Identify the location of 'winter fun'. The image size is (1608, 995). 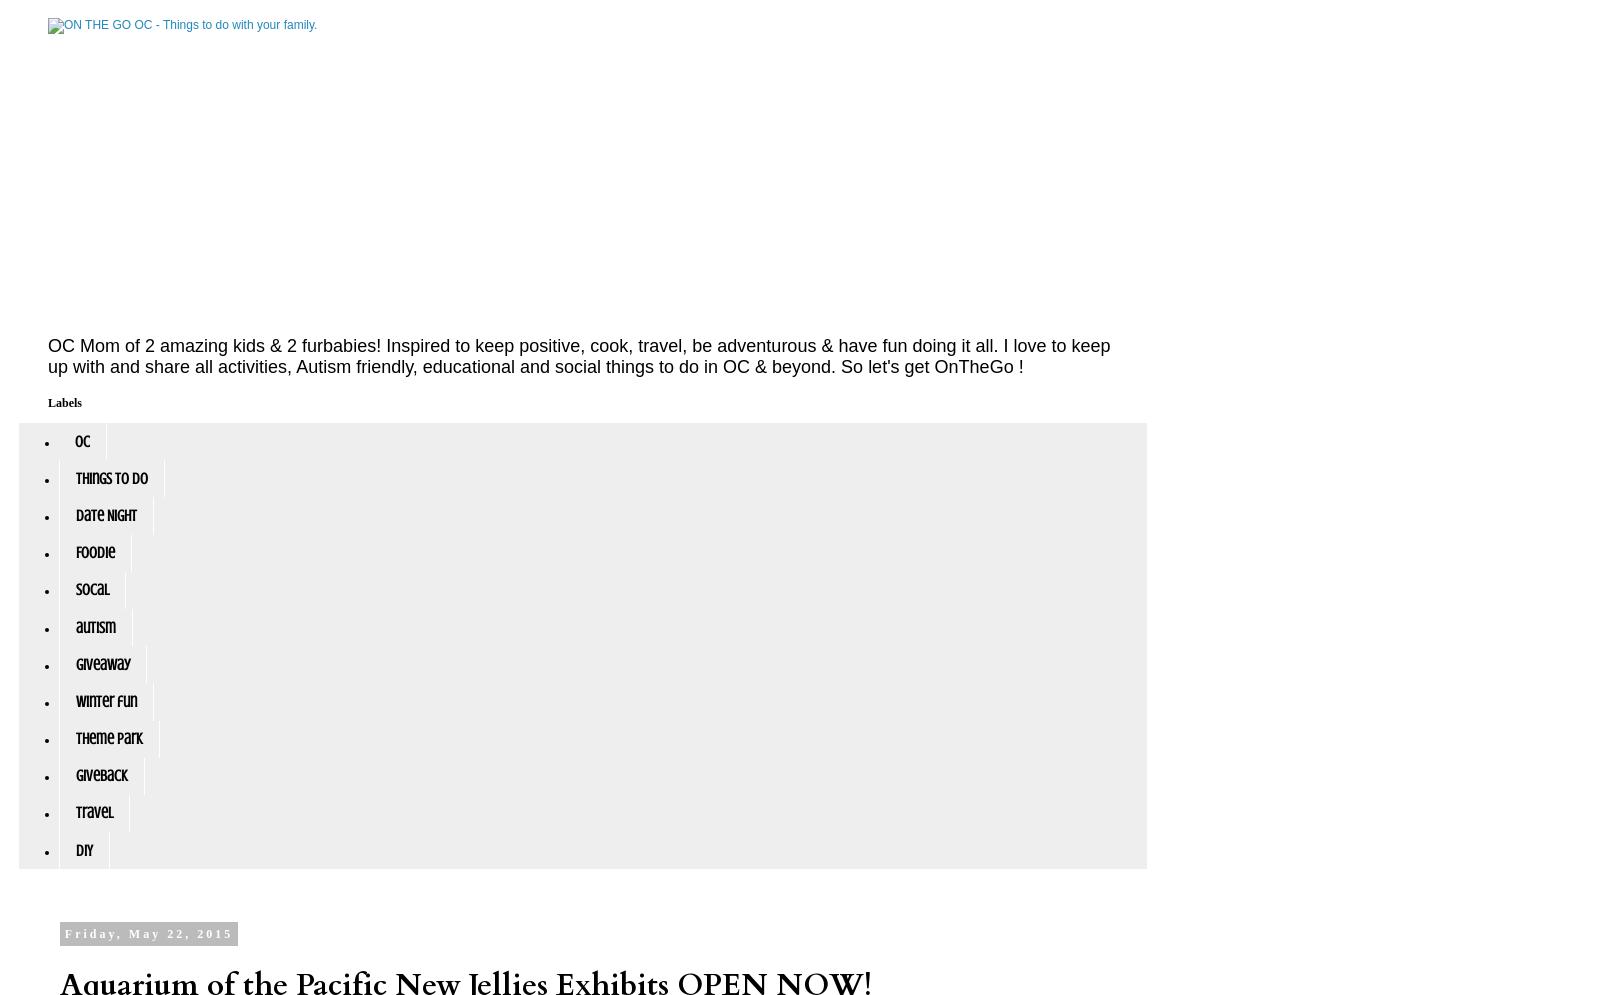
(76, 700).